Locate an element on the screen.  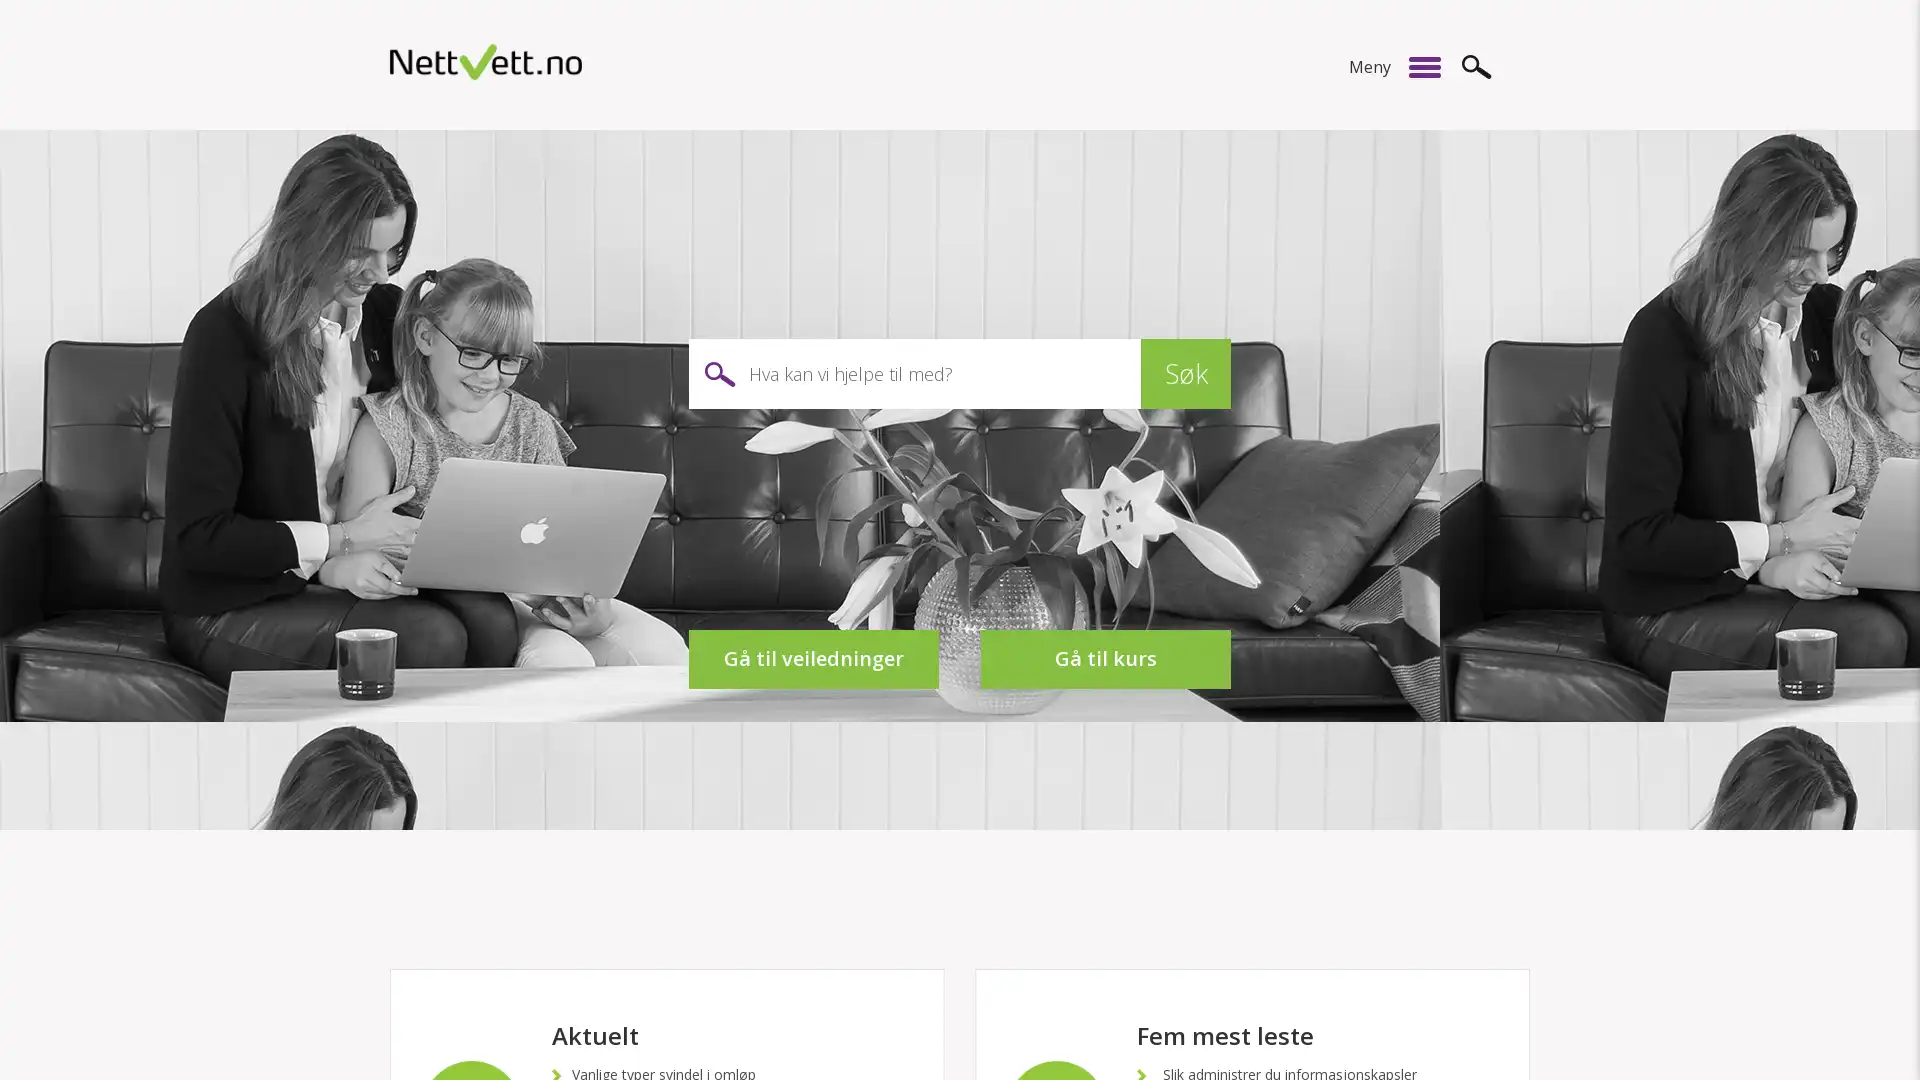
Sk is located at coordinates (1477, 65).